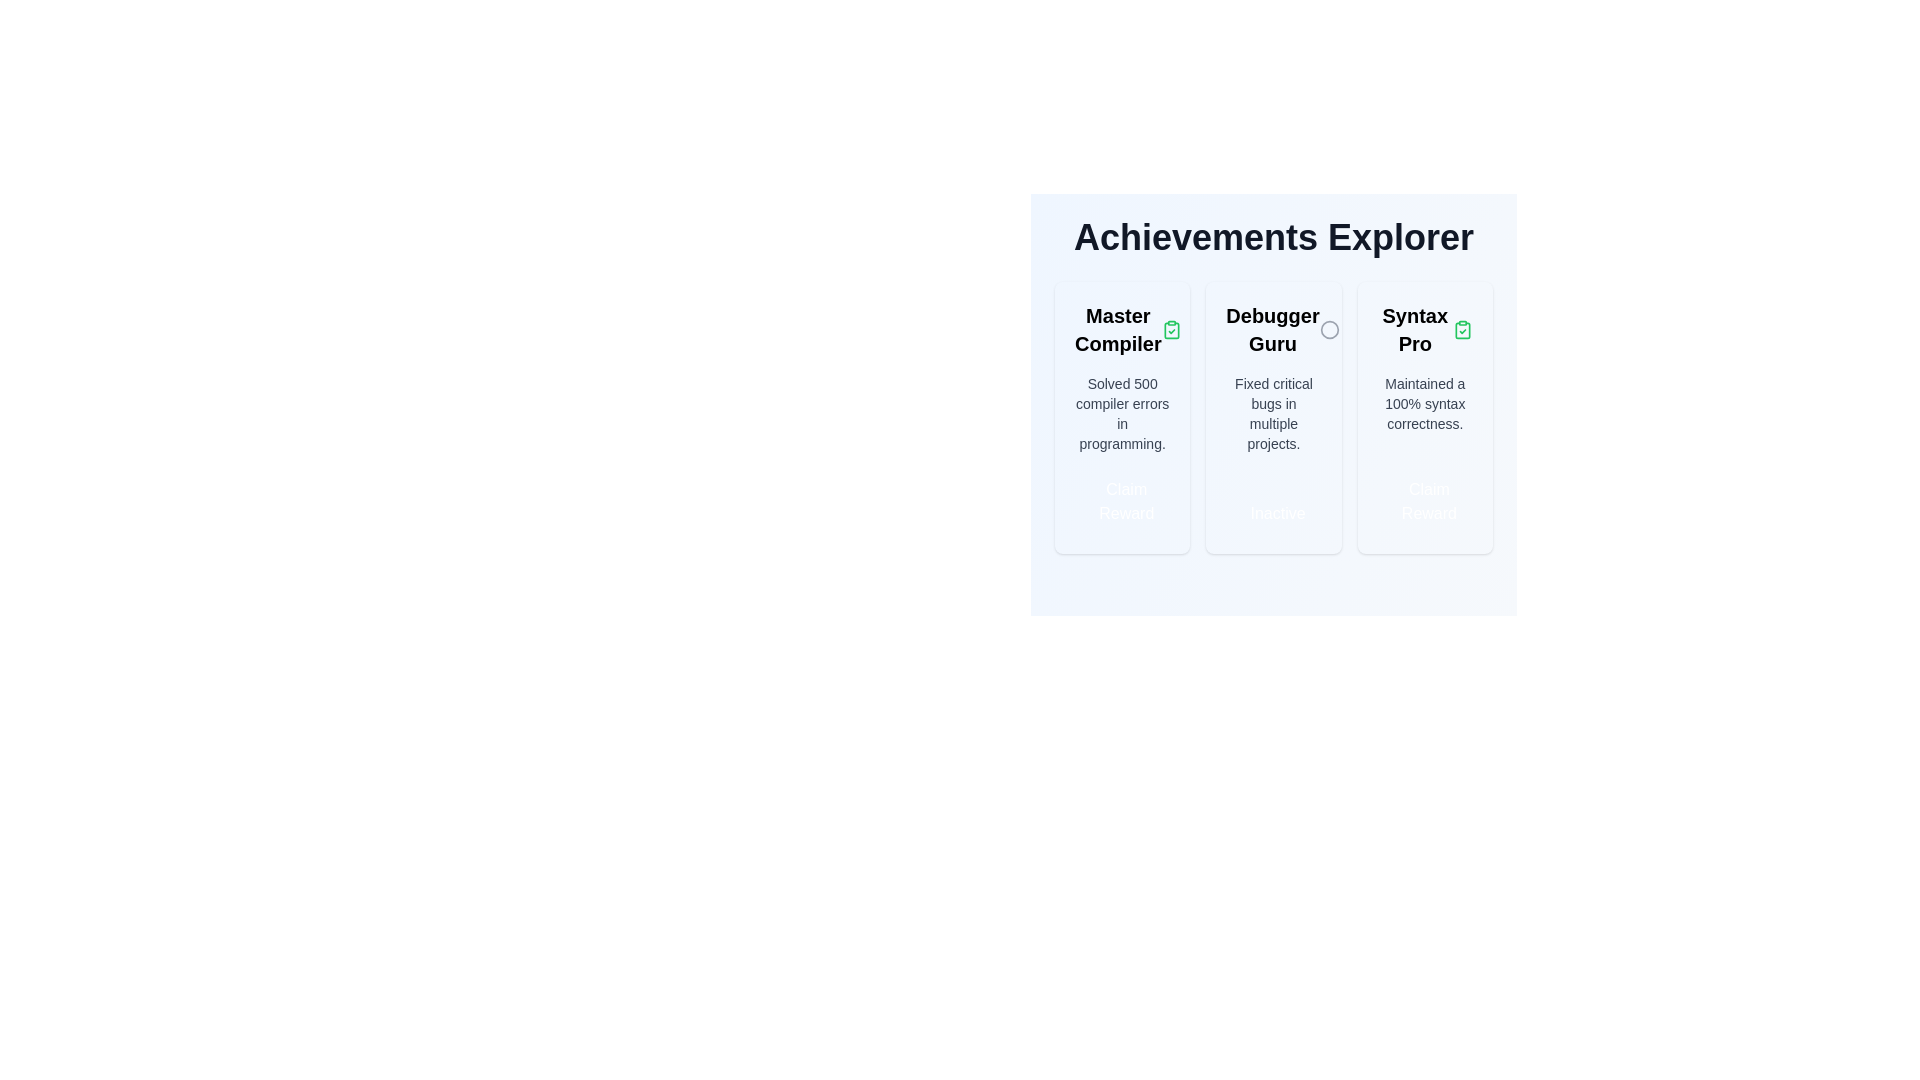 The height and width of the screenshot is (1080, 1920). Describe the element at coordinates (1329, 329) in the screenshot. I see `the icon, which is a circle with a thin outline in muted gray color, located inside the card labeled 'Debugger Guru'` at that location.